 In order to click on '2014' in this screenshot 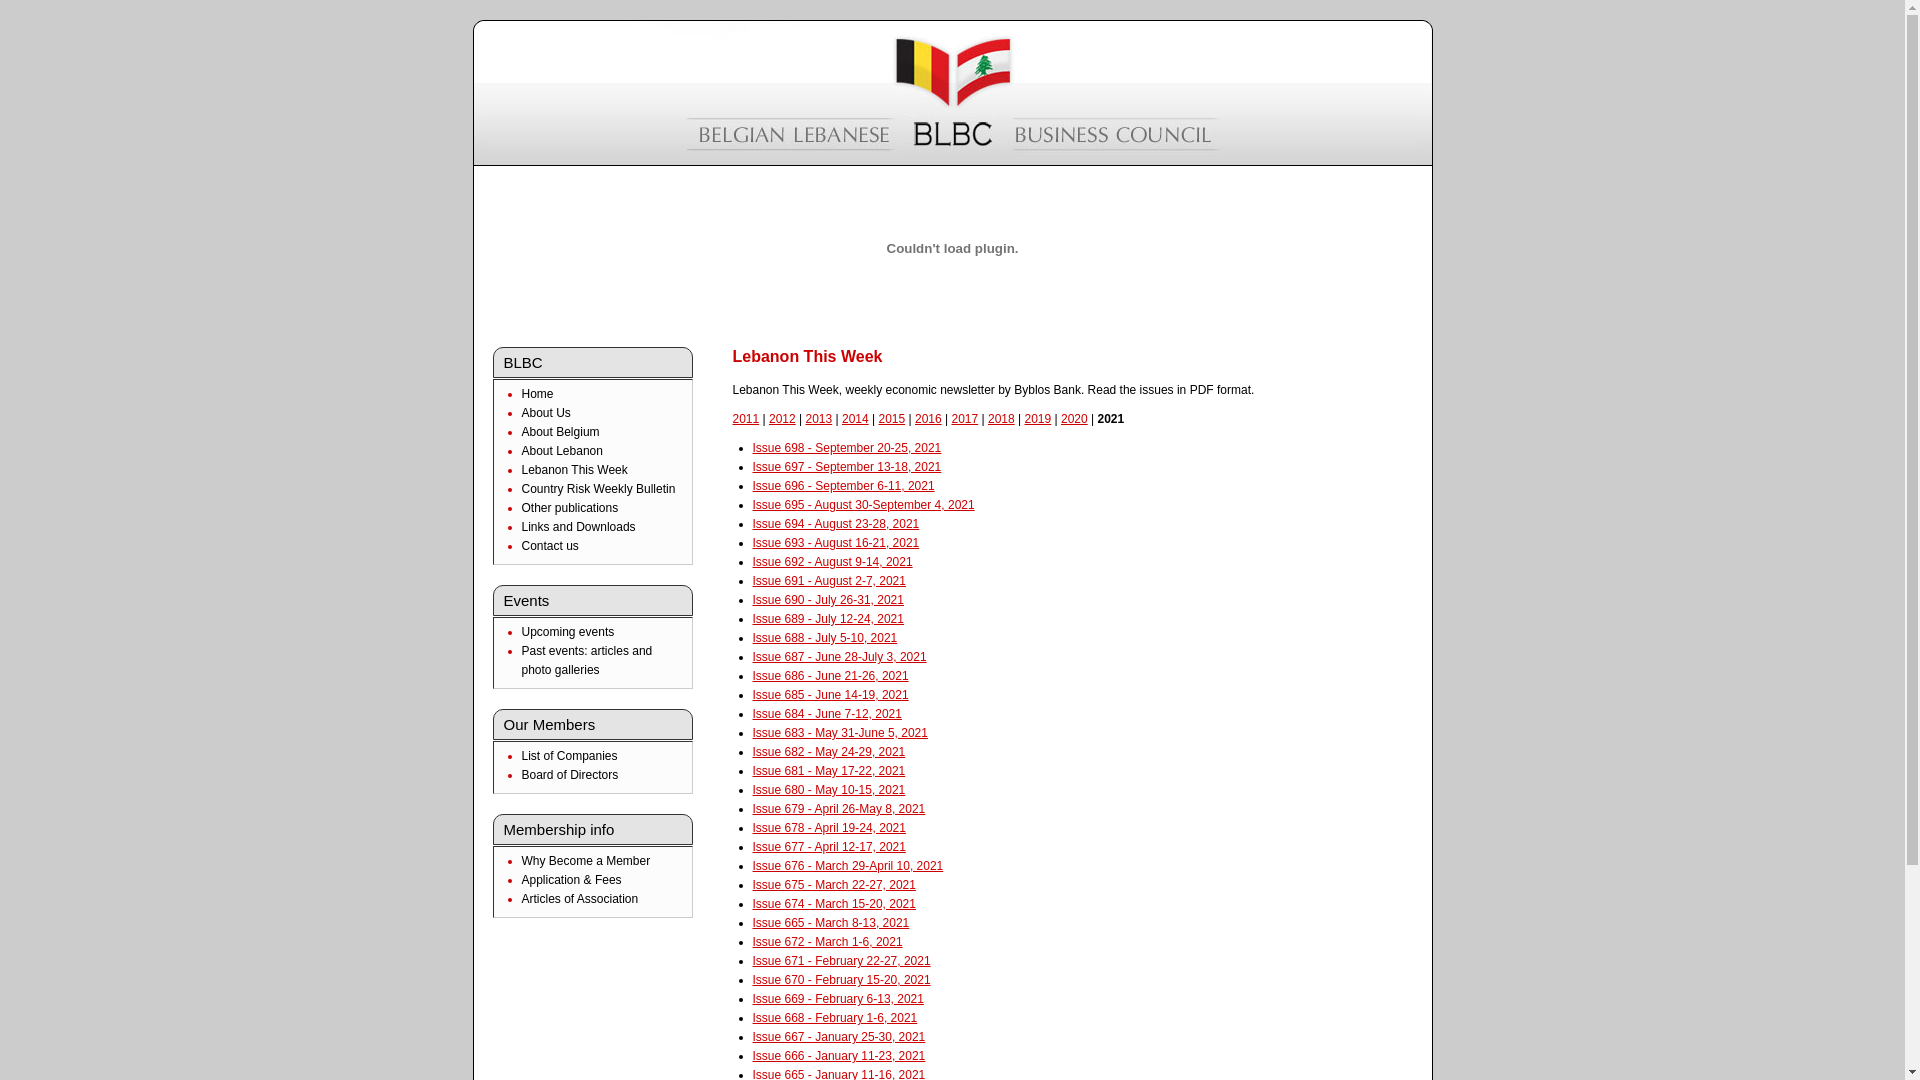, I will do `click(841, 418)`.